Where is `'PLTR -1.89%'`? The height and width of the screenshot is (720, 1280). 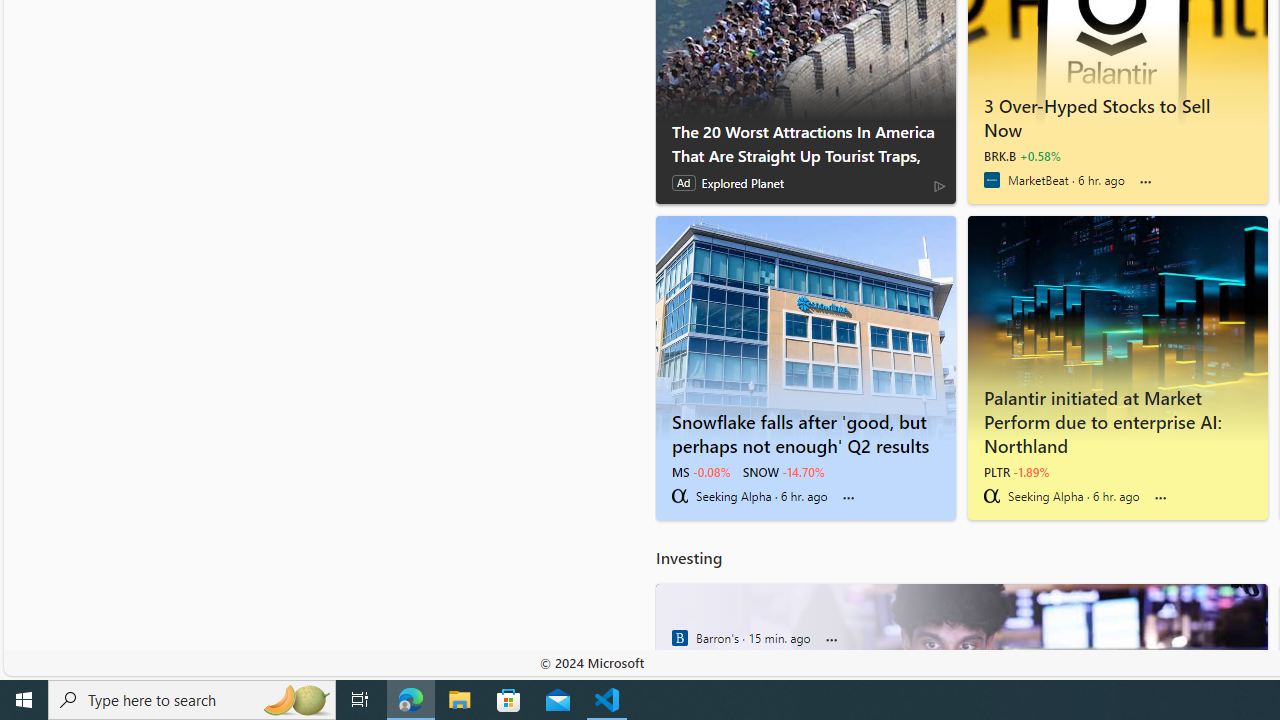
'PLTR -1.89%' is located at coordinates (1016, 471).